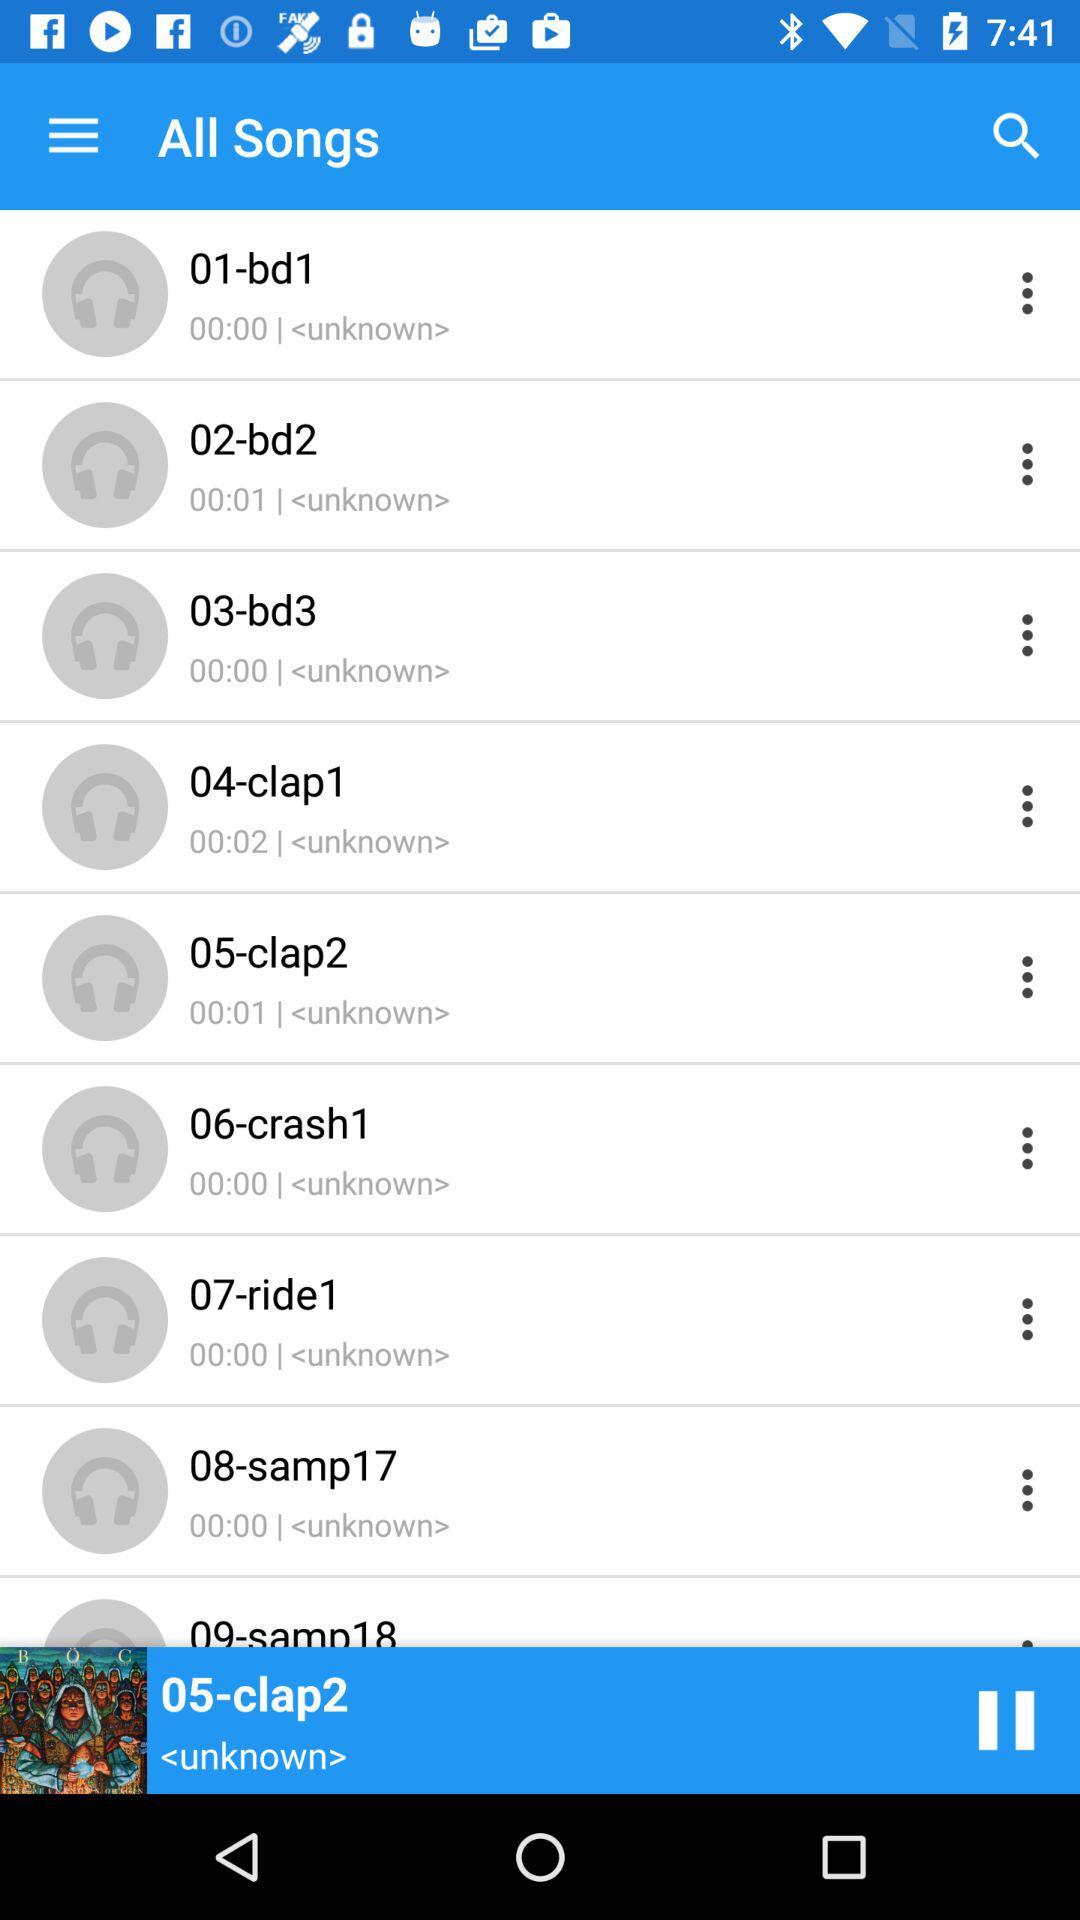  What do you see at coordinates (1027, 1627) in the screenshot?
I see `options` at bounding box center [1027, 1627].